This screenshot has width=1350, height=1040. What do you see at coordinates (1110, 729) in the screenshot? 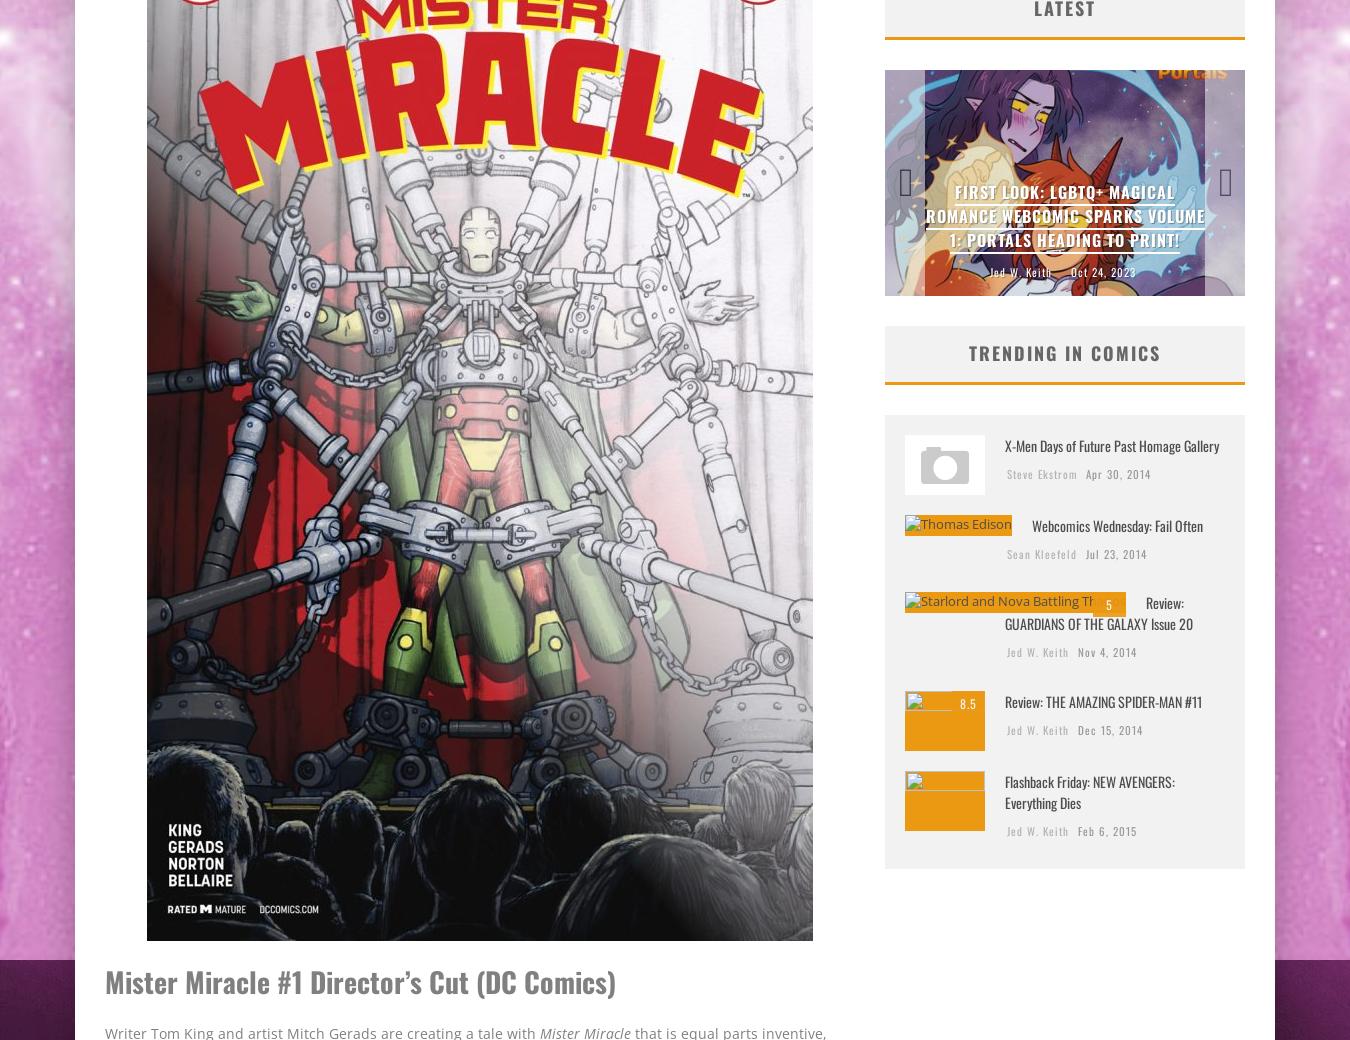
I see `'Dec 15, 2014'` at bounding box center [1110, 729].